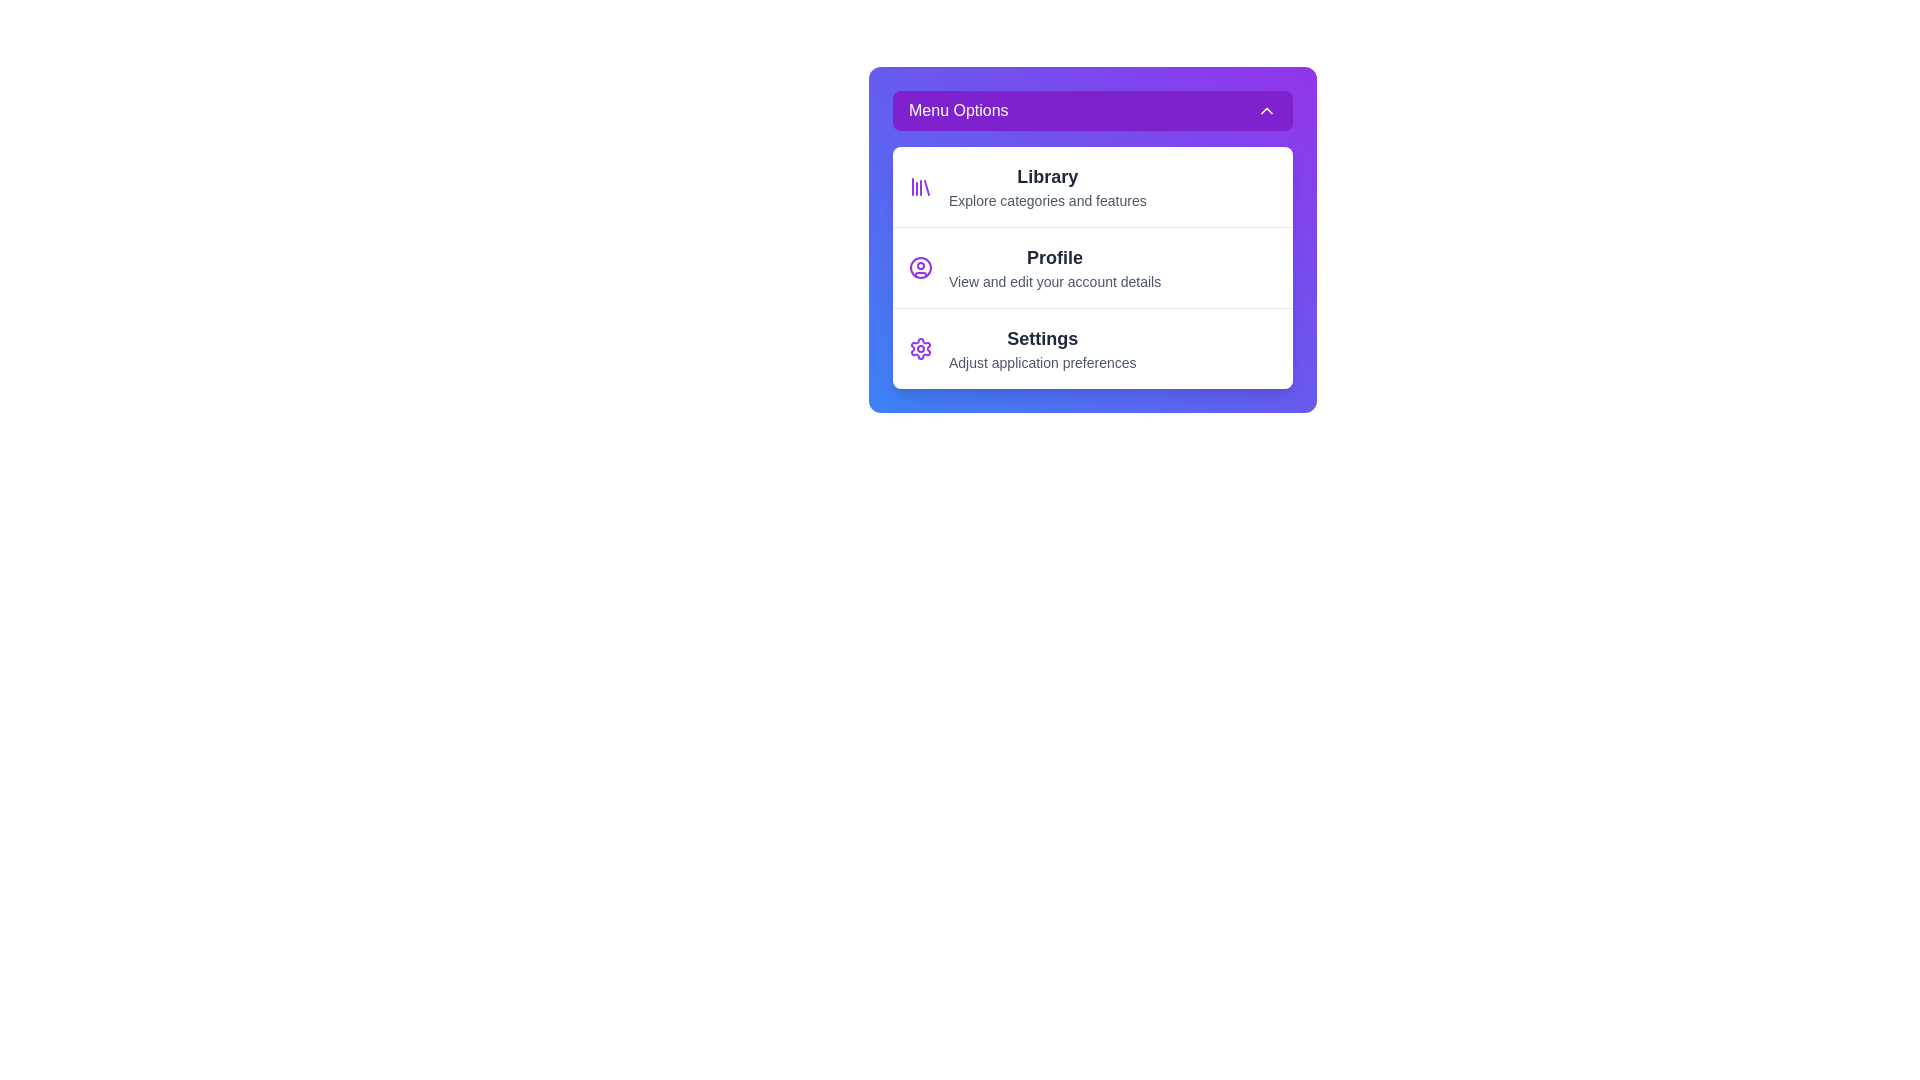  What do you see at coordinates (1046, 200) in the screenshot?
I see `the static text element located directly underneath the 'Library' heading in the menu panel, which provides additional context for the 'Library' option` at bounding box center [1046, 200].